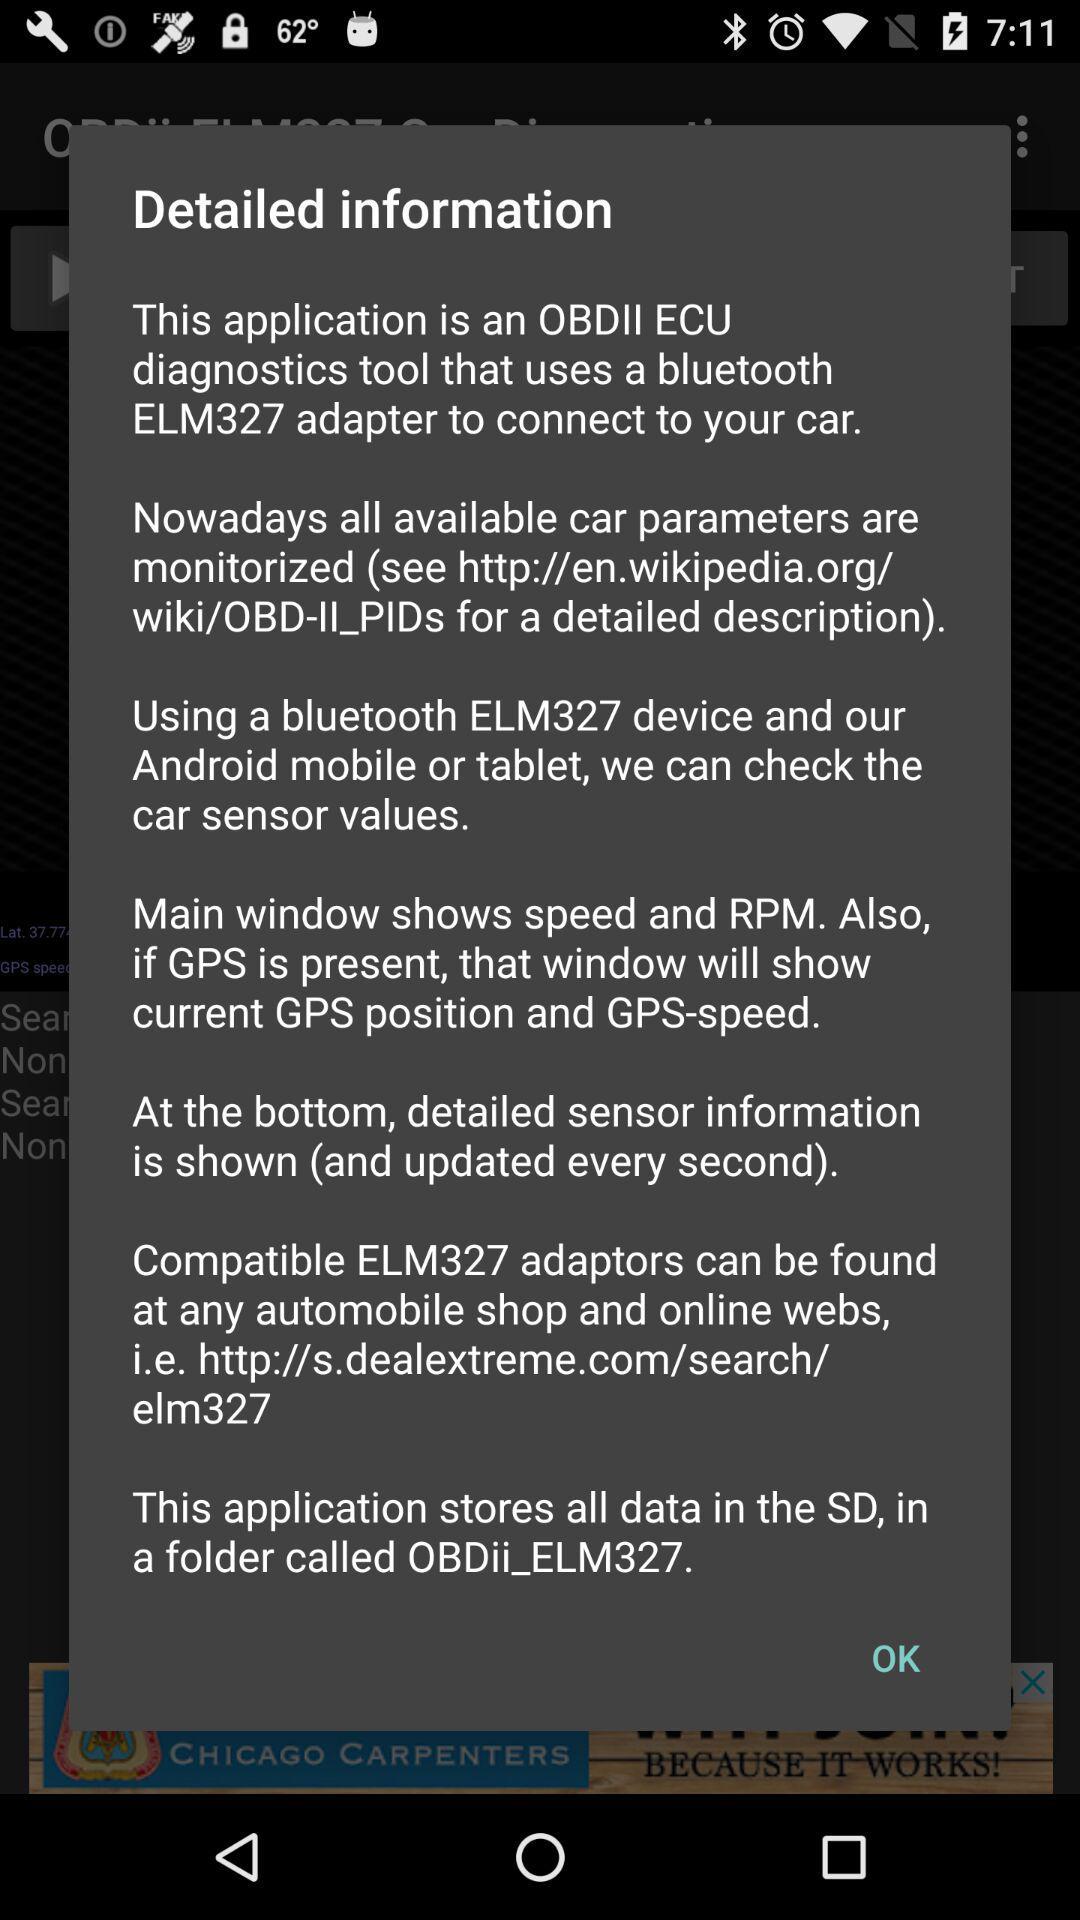 The image size is (1080, 1920). Describe the element at coordinates (894, 1657) in the screenshot. I see `the ok` at that location.